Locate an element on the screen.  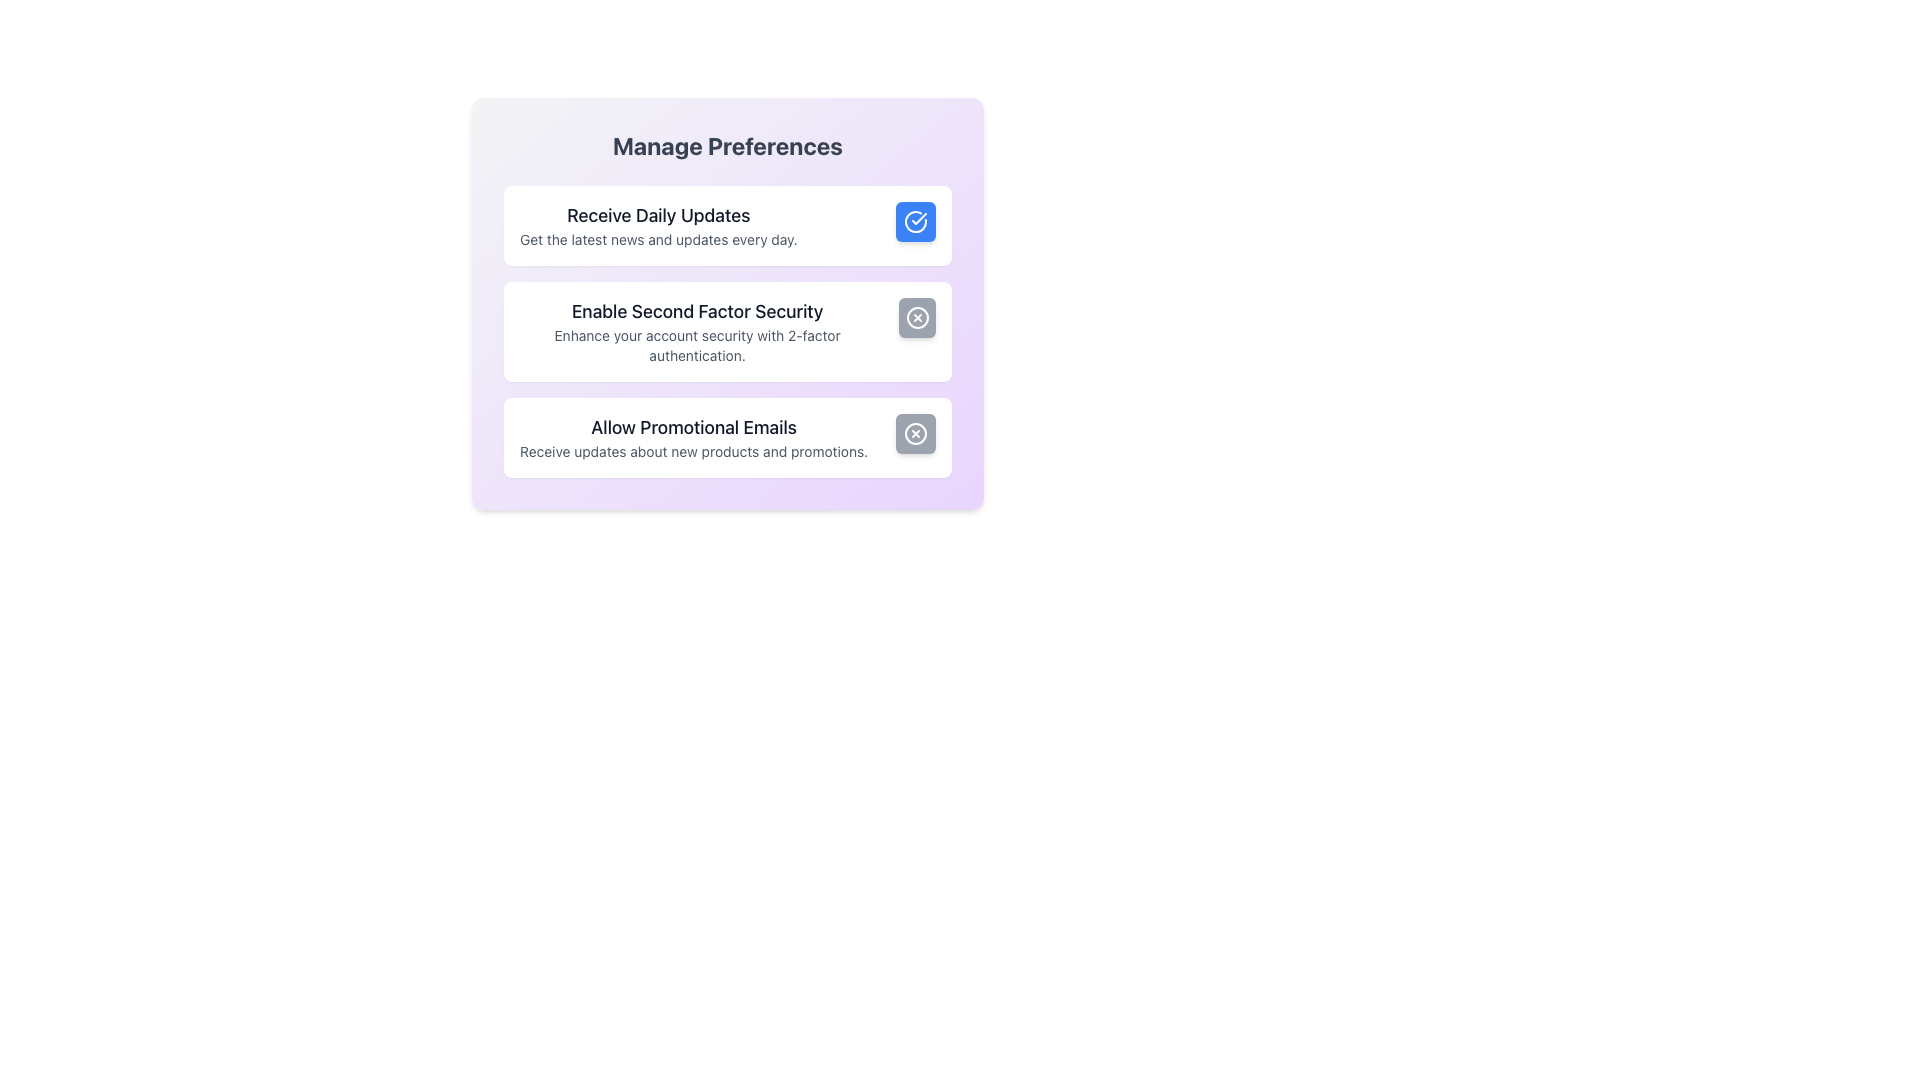
the circular toggle button with a gray background and a white 'x' icon is located at coordinates (915, 433).